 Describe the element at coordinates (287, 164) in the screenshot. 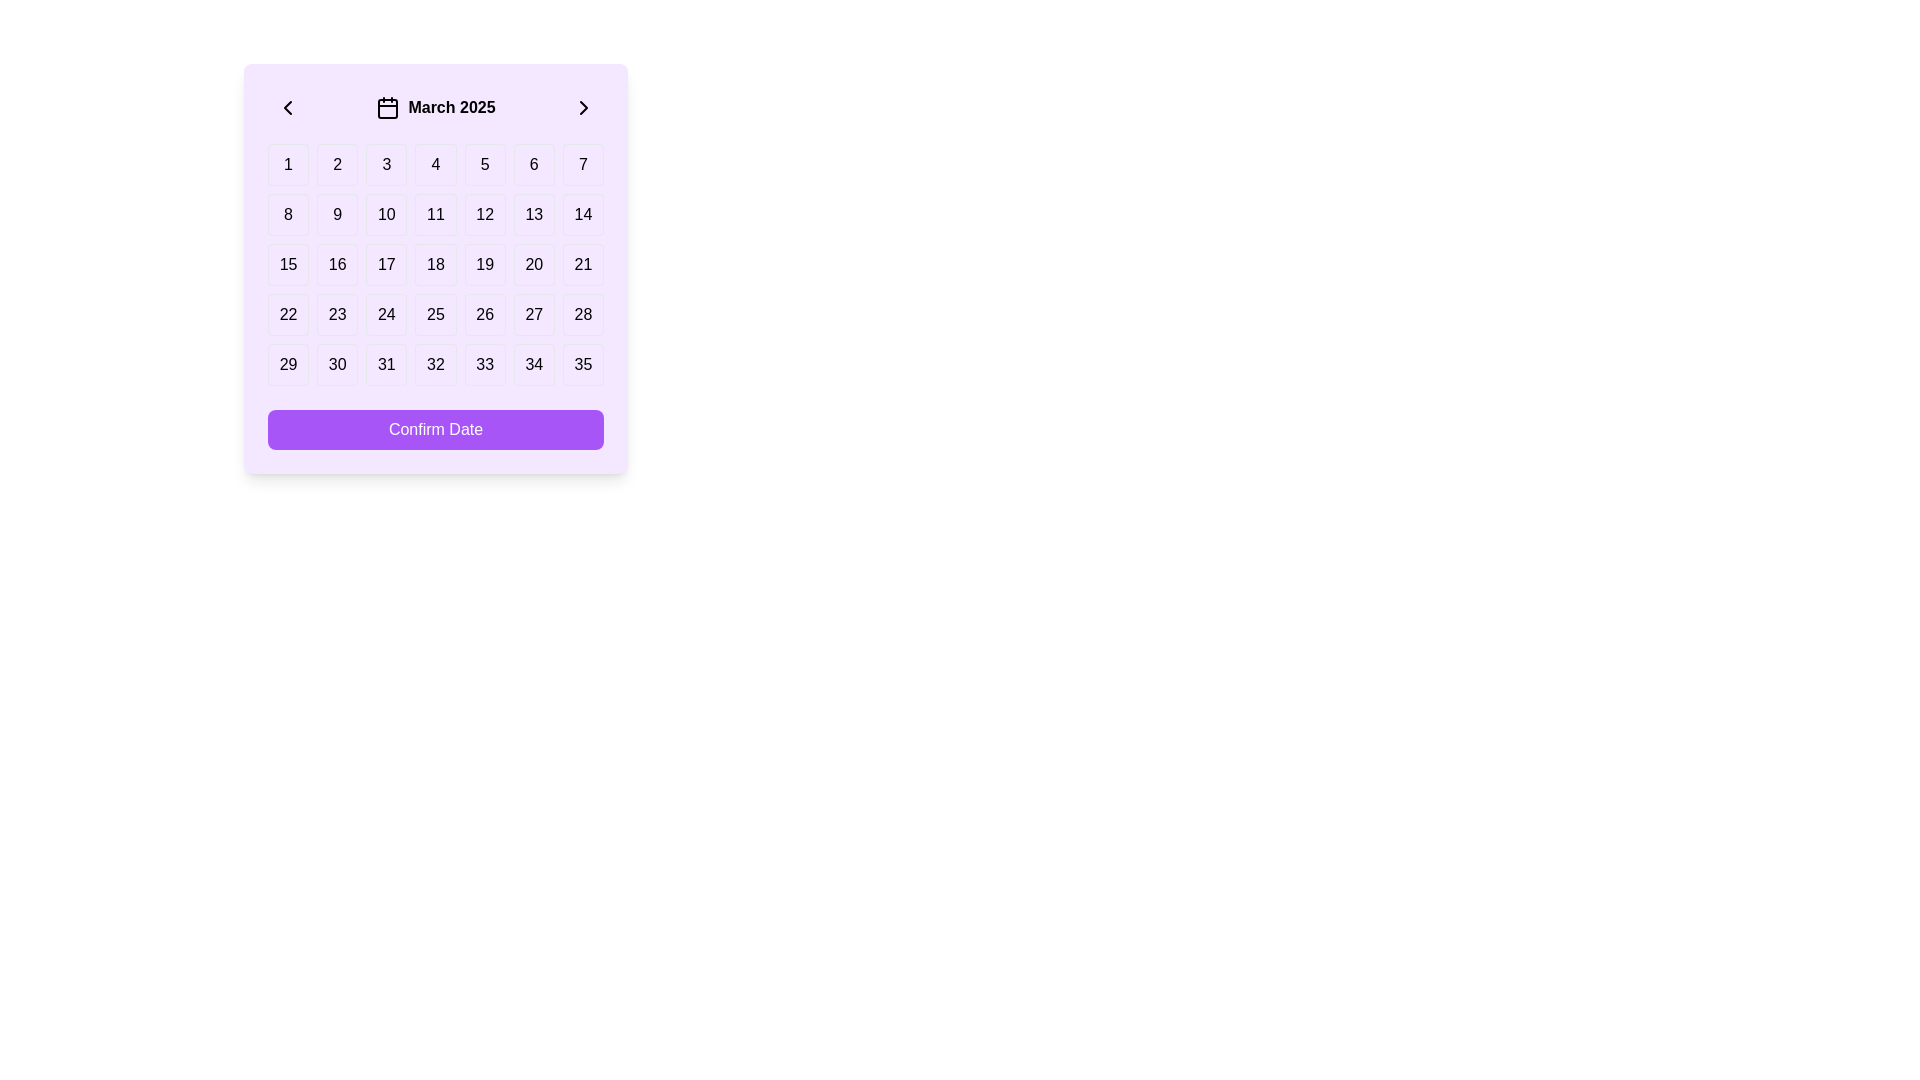

I see `the date selection button labeled '1' located at the top-left corner of the calendar grid` at that location.